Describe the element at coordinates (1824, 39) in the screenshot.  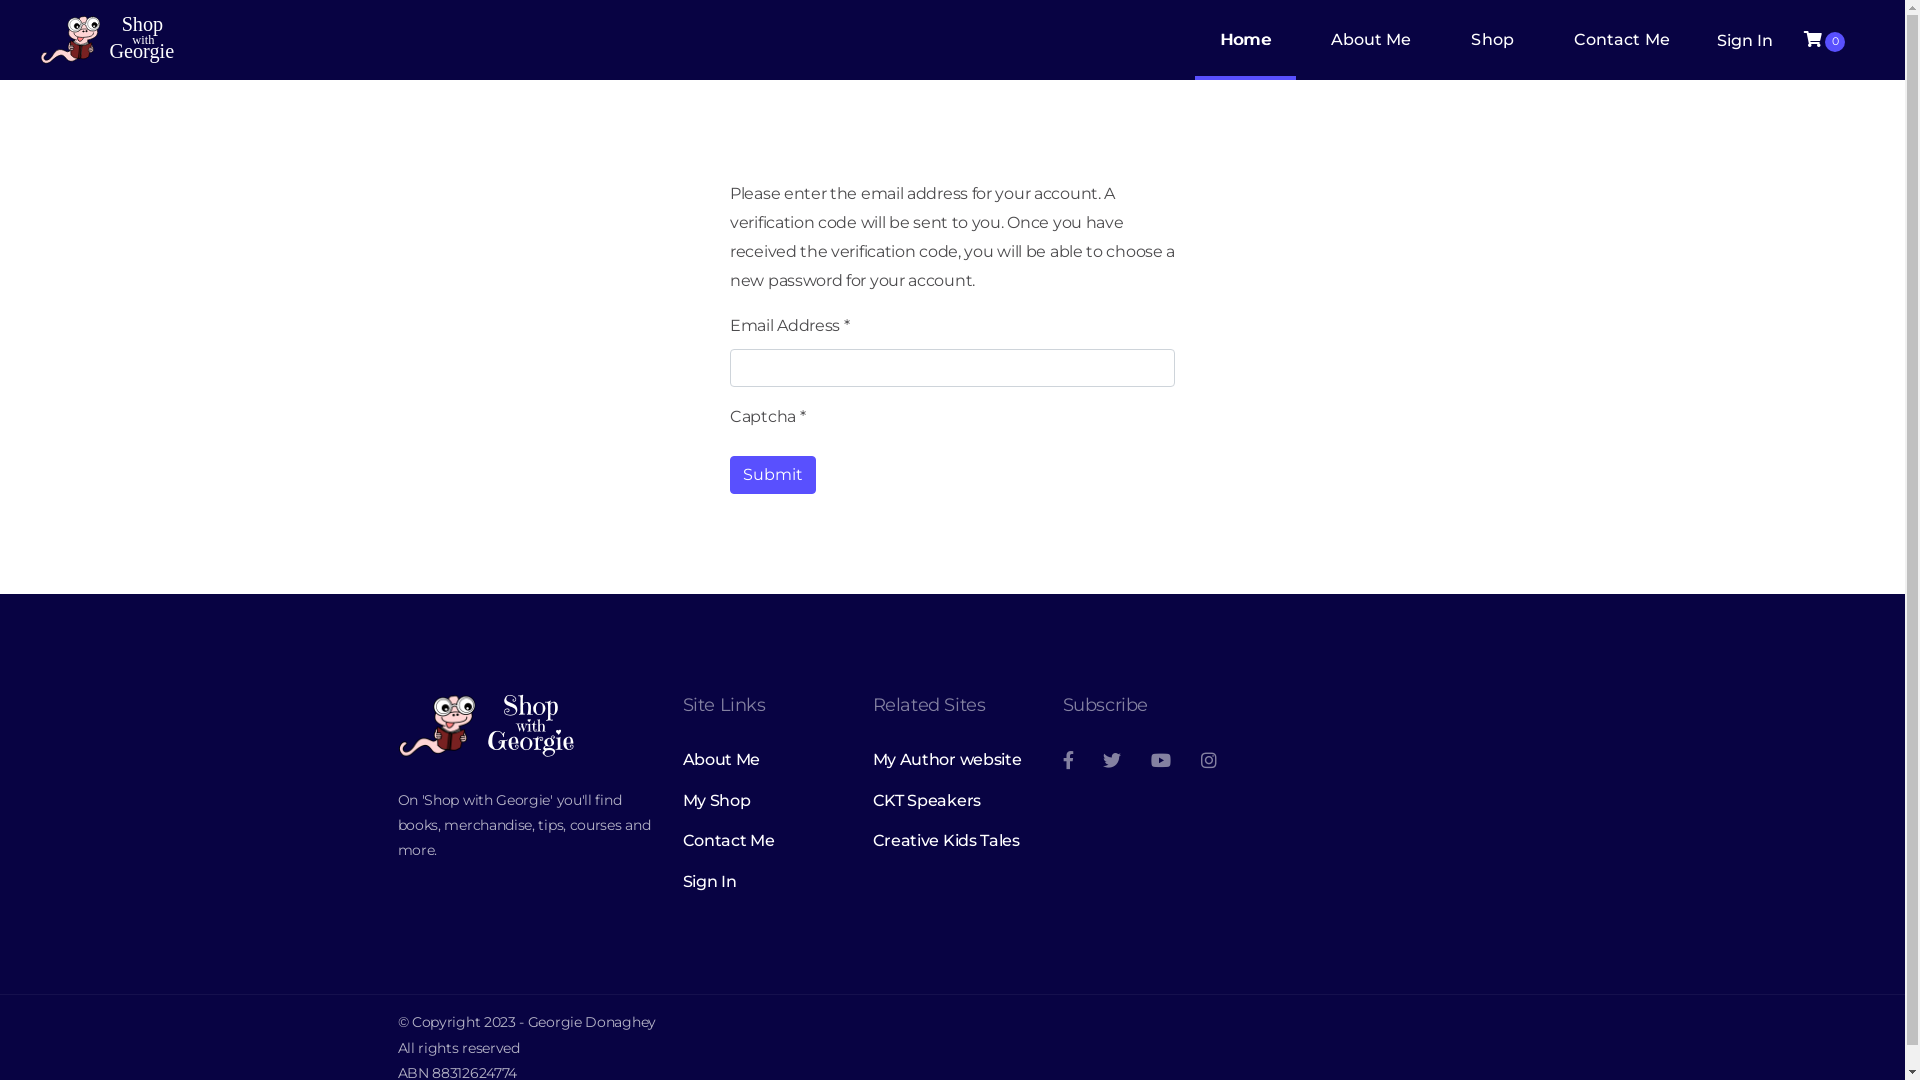
I see `'0'` at that location.